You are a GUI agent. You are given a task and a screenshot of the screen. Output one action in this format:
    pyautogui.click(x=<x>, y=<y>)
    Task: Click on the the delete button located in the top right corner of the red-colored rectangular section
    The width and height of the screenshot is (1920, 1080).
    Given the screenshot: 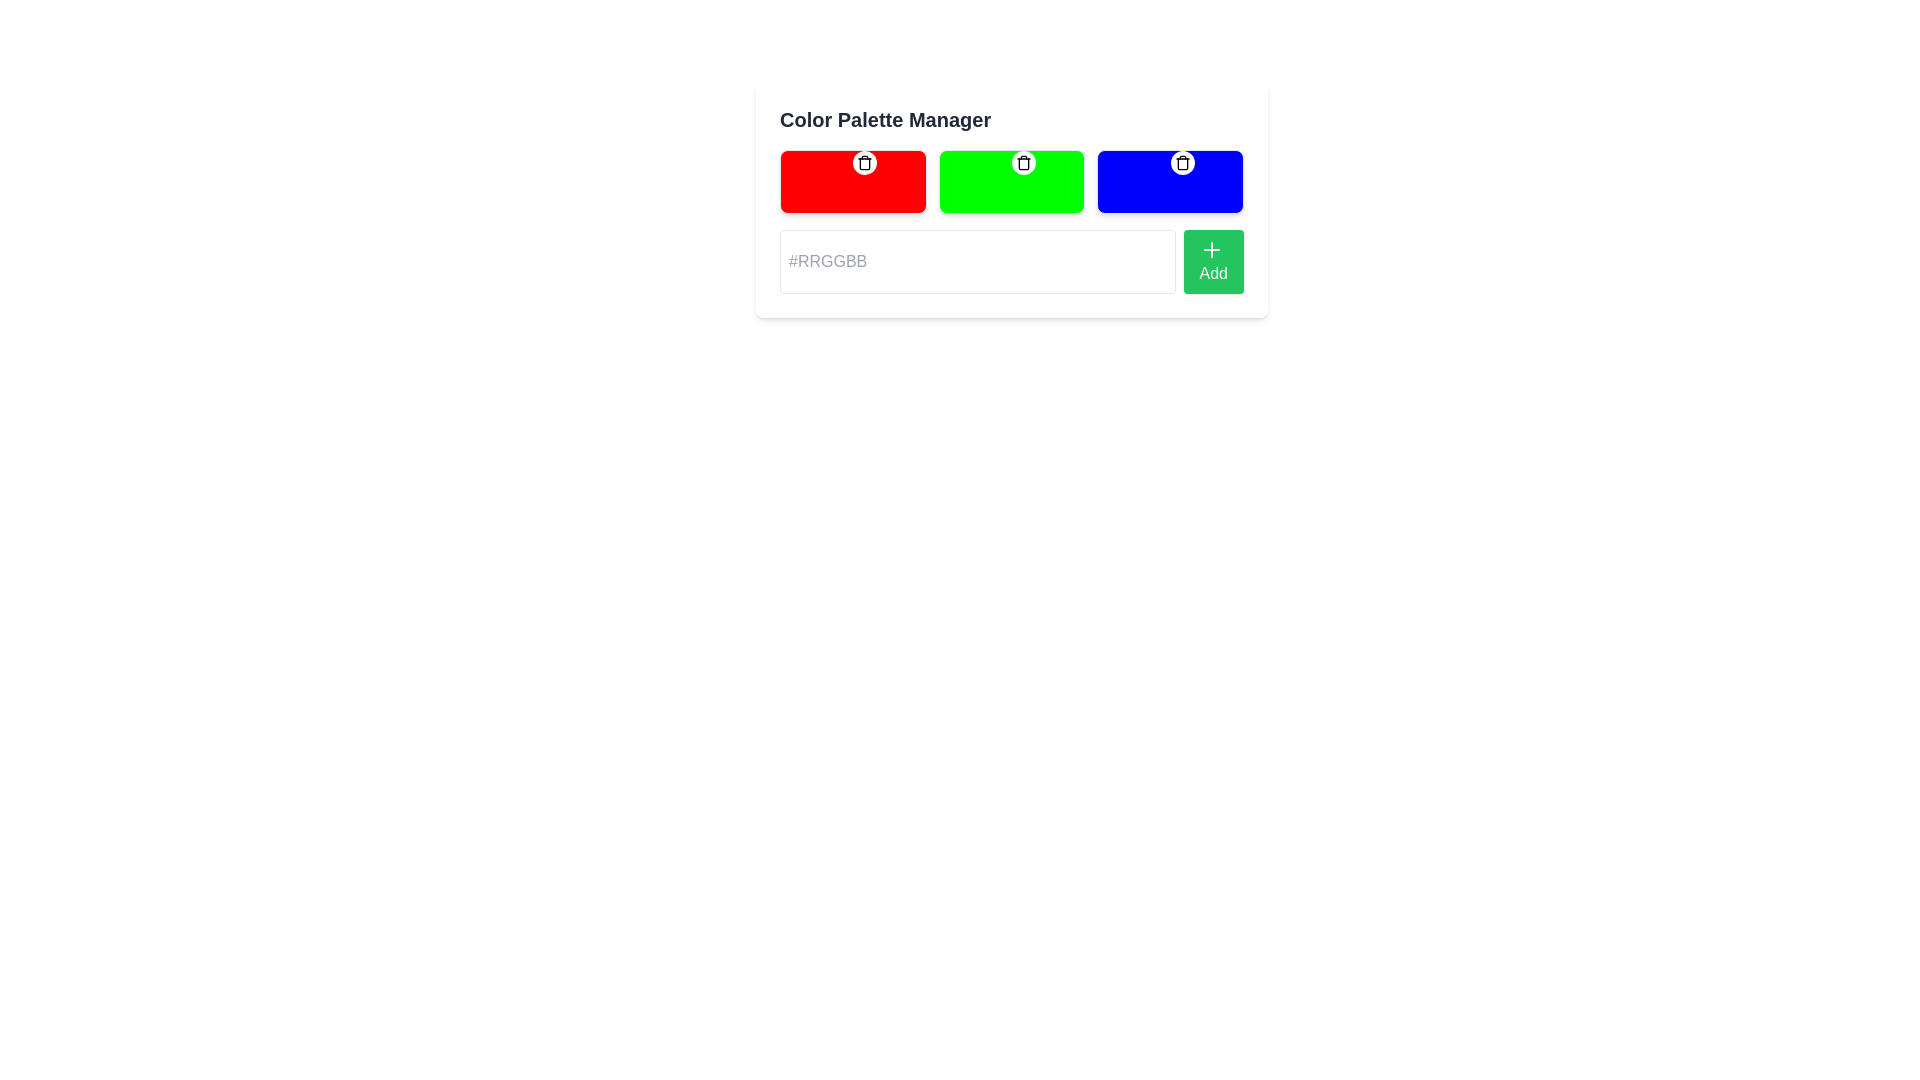 What is the action you would take?
    pyautogui.click(x=865, y=161)
    